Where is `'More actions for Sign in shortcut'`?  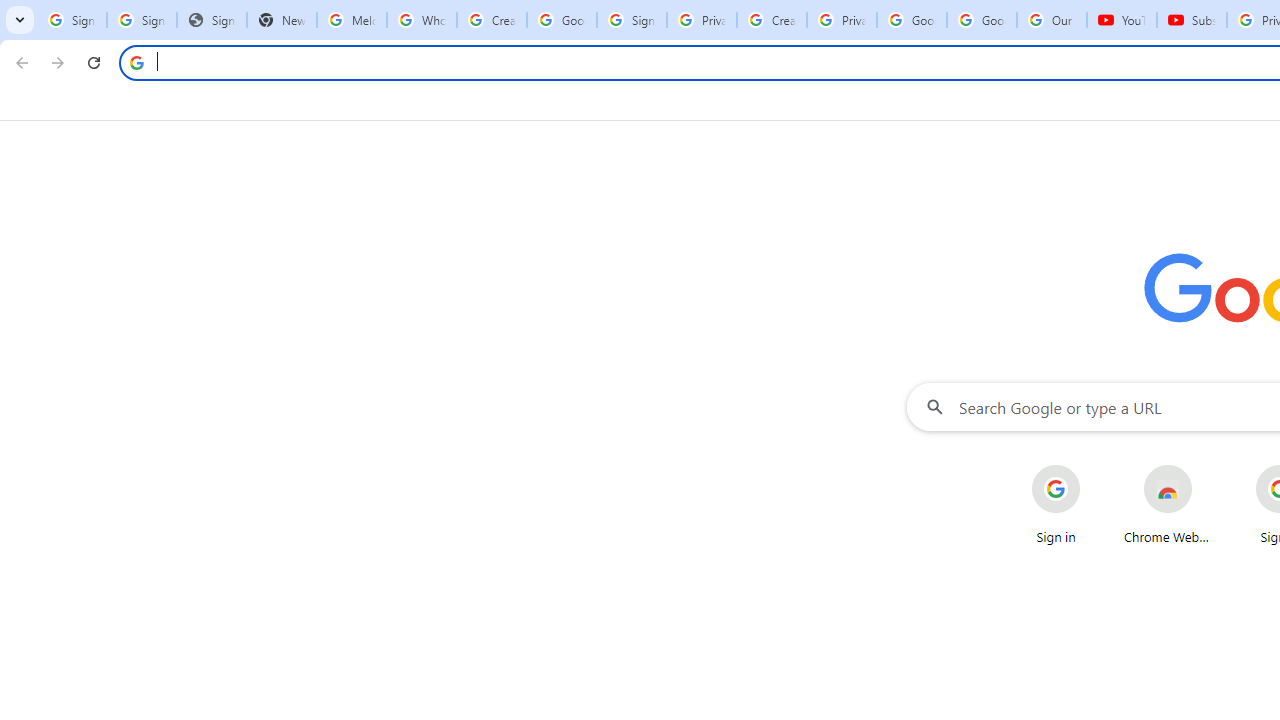
'More actions for Sign in shortcut' is located at coordinates (1094, 466).